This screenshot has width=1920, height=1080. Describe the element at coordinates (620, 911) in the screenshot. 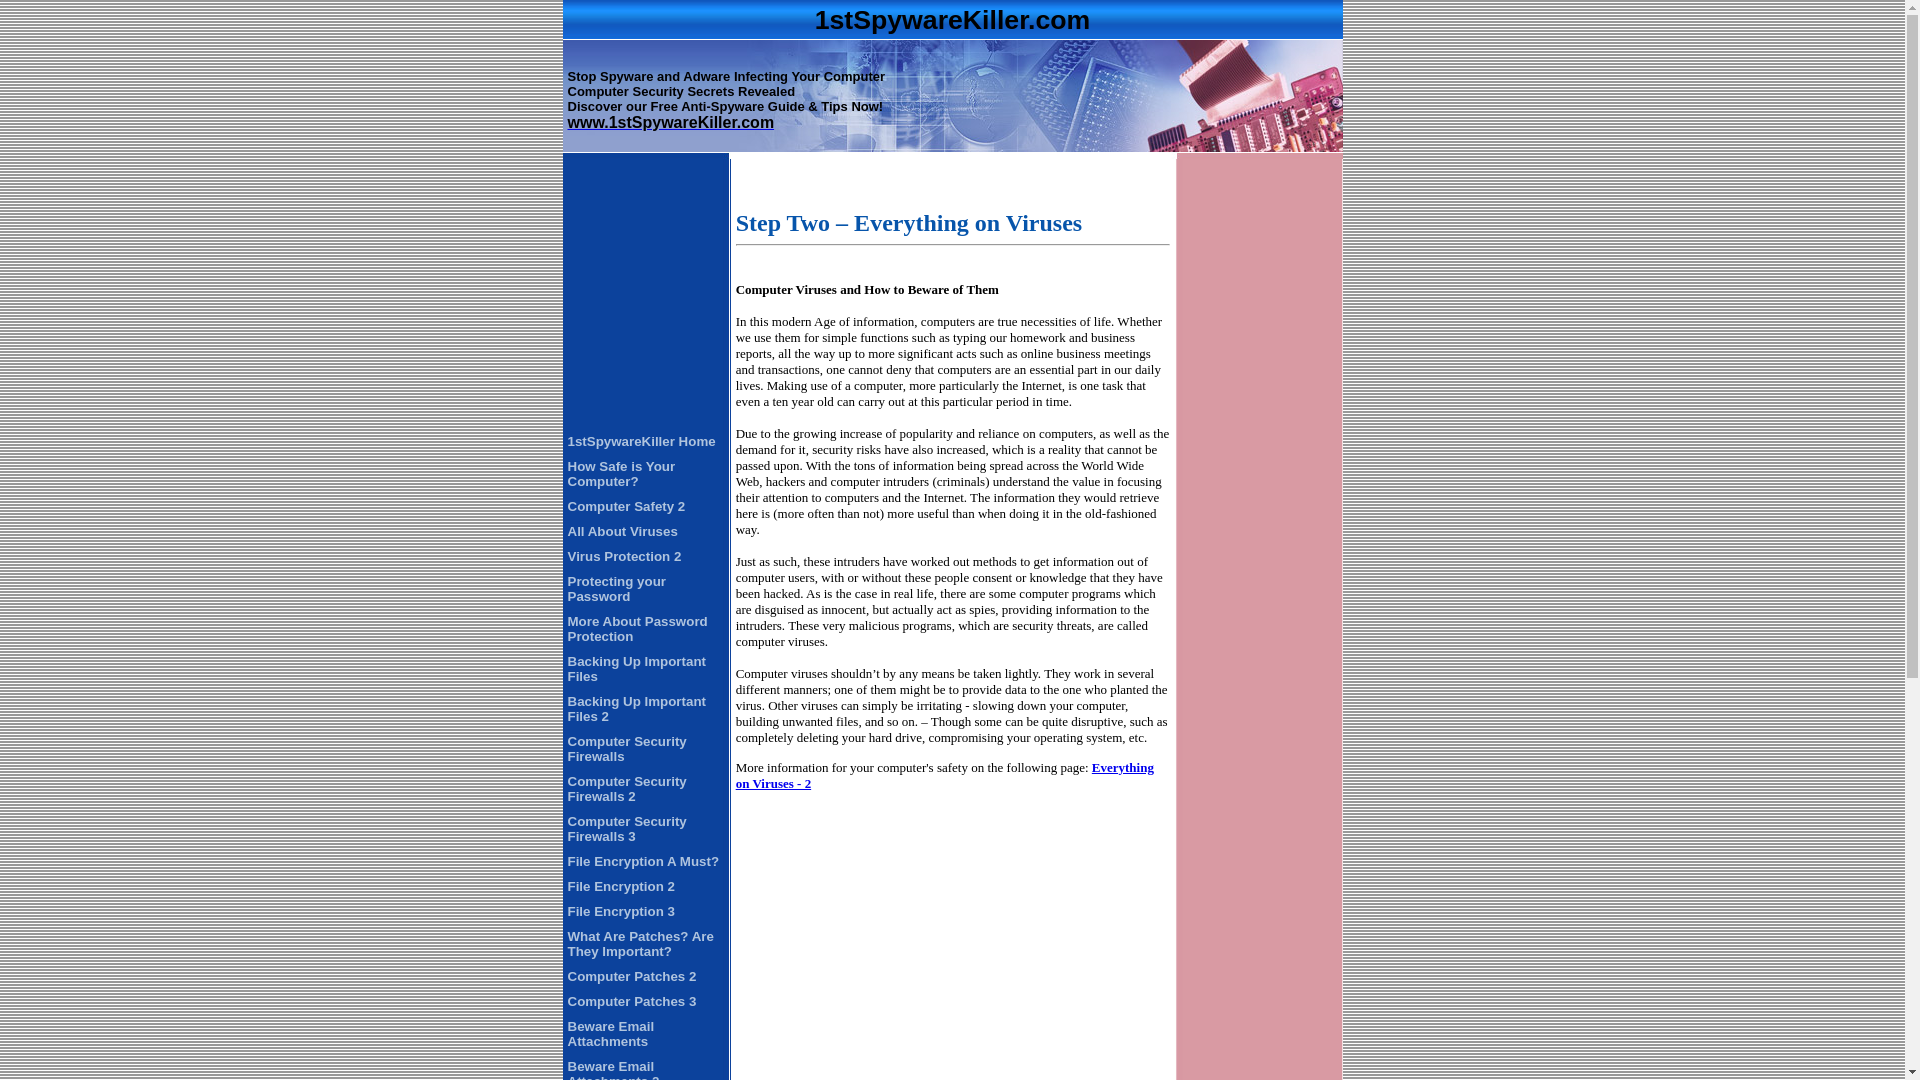

I see `'File Encryption 3'` at that location.